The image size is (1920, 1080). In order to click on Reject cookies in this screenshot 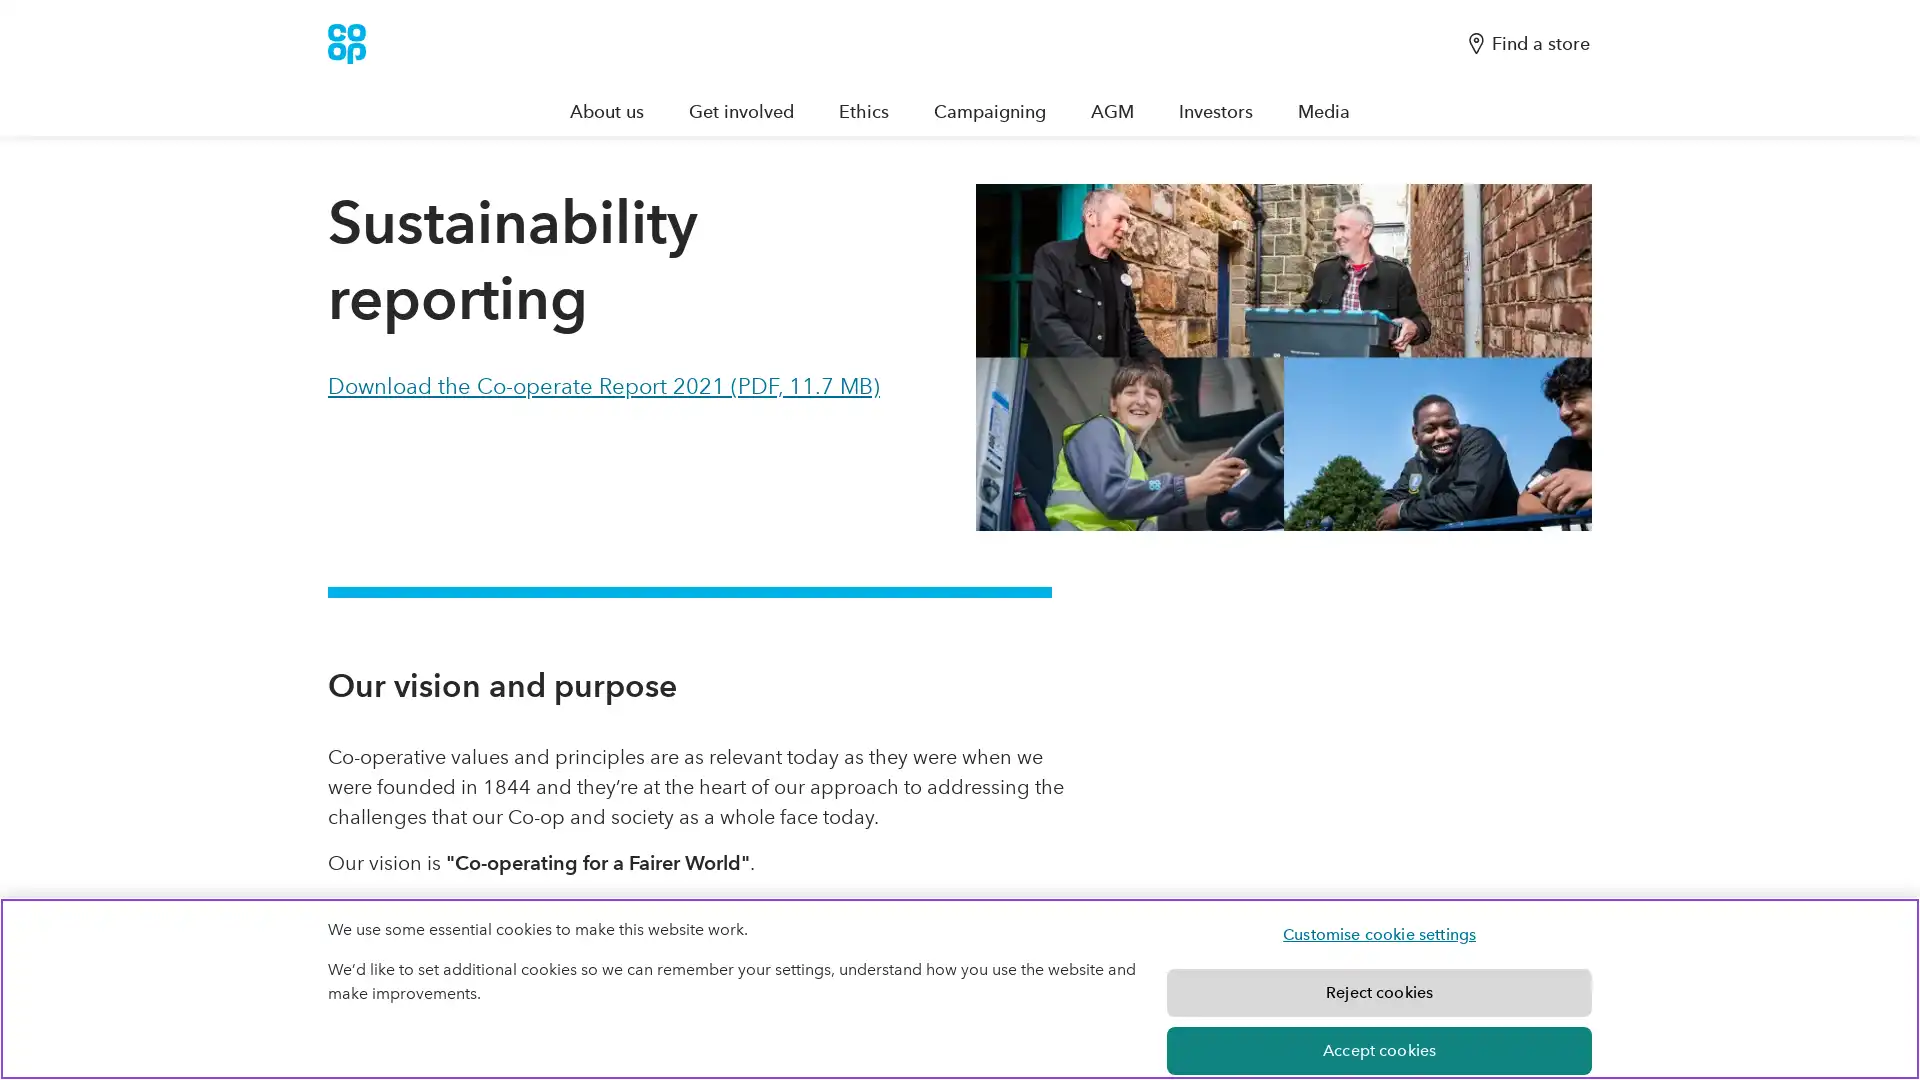, I will do `click(1377, 992)`.